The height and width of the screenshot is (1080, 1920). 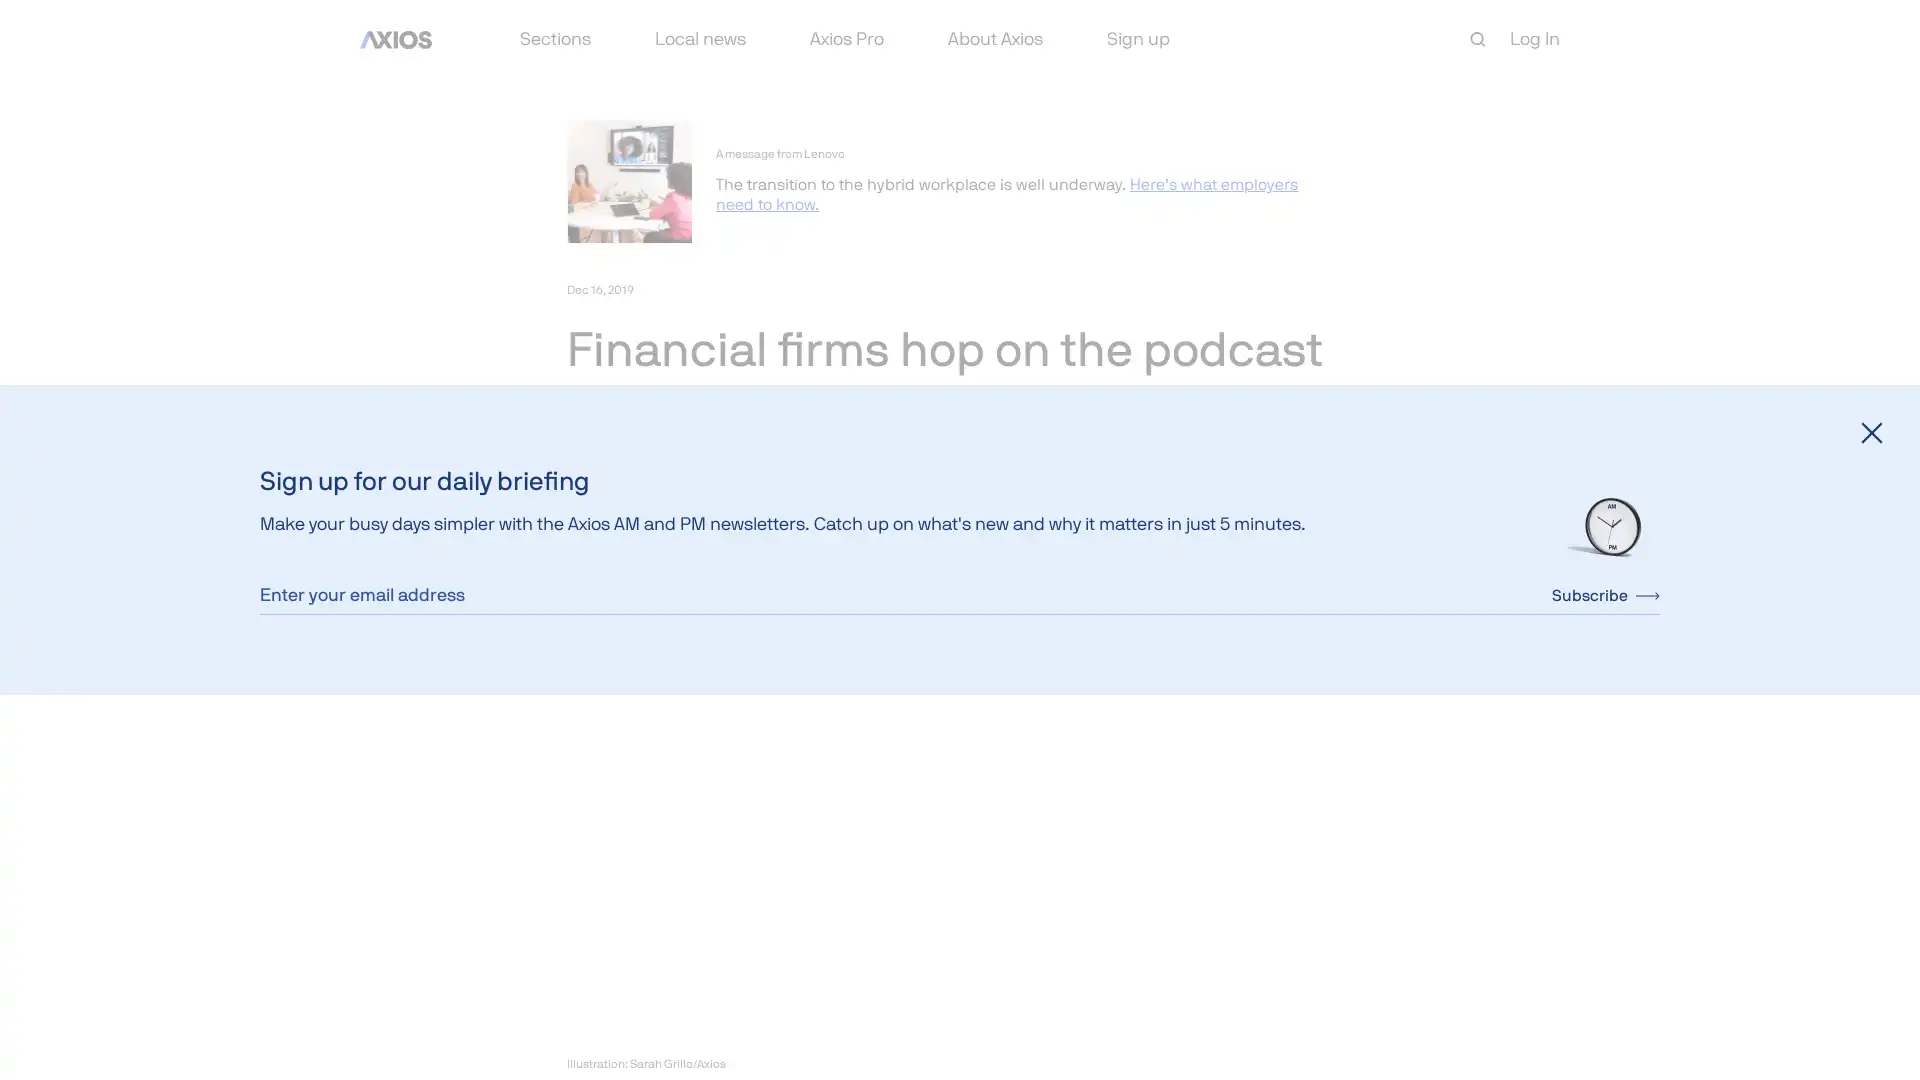 I want to click on Log In, so click(x=1534, y=38).